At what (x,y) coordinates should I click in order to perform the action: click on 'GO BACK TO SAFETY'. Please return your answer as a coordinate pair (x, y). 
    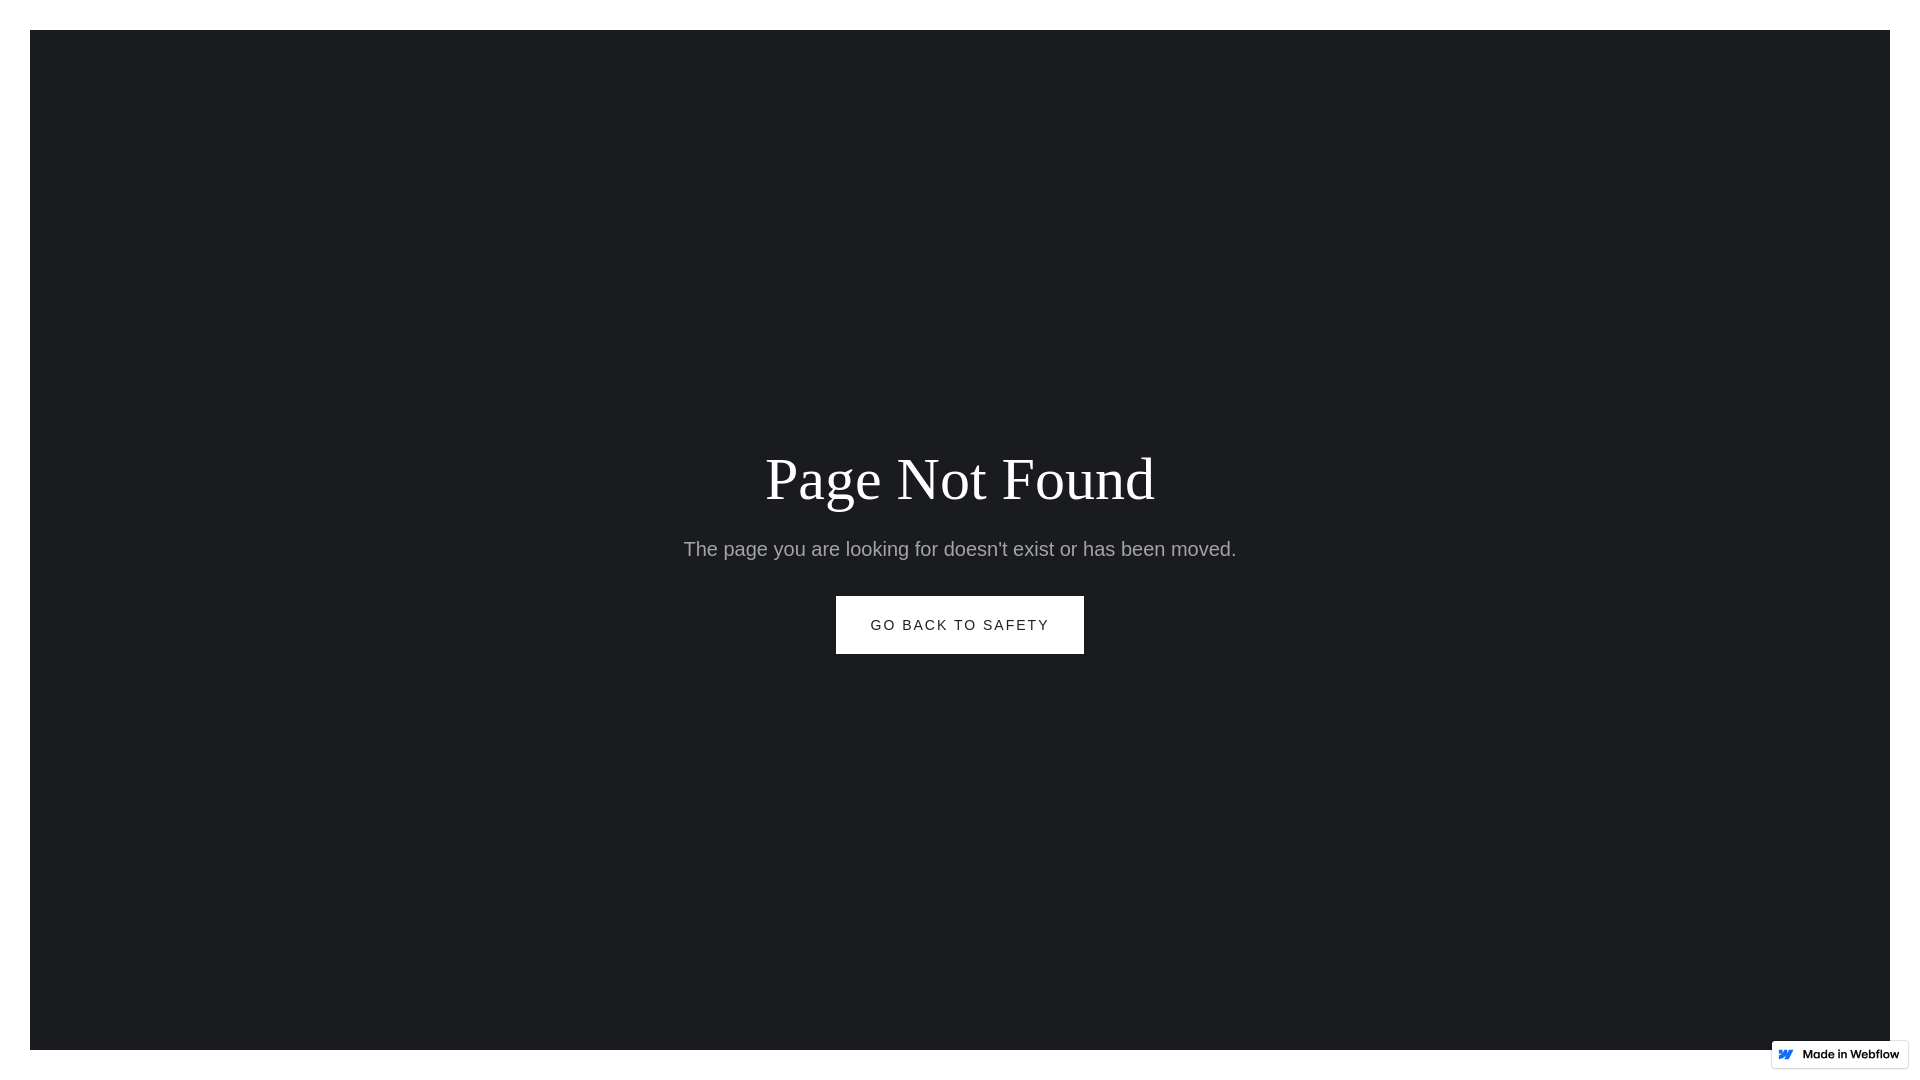
    Looking at the image, I should click on (960, 623).